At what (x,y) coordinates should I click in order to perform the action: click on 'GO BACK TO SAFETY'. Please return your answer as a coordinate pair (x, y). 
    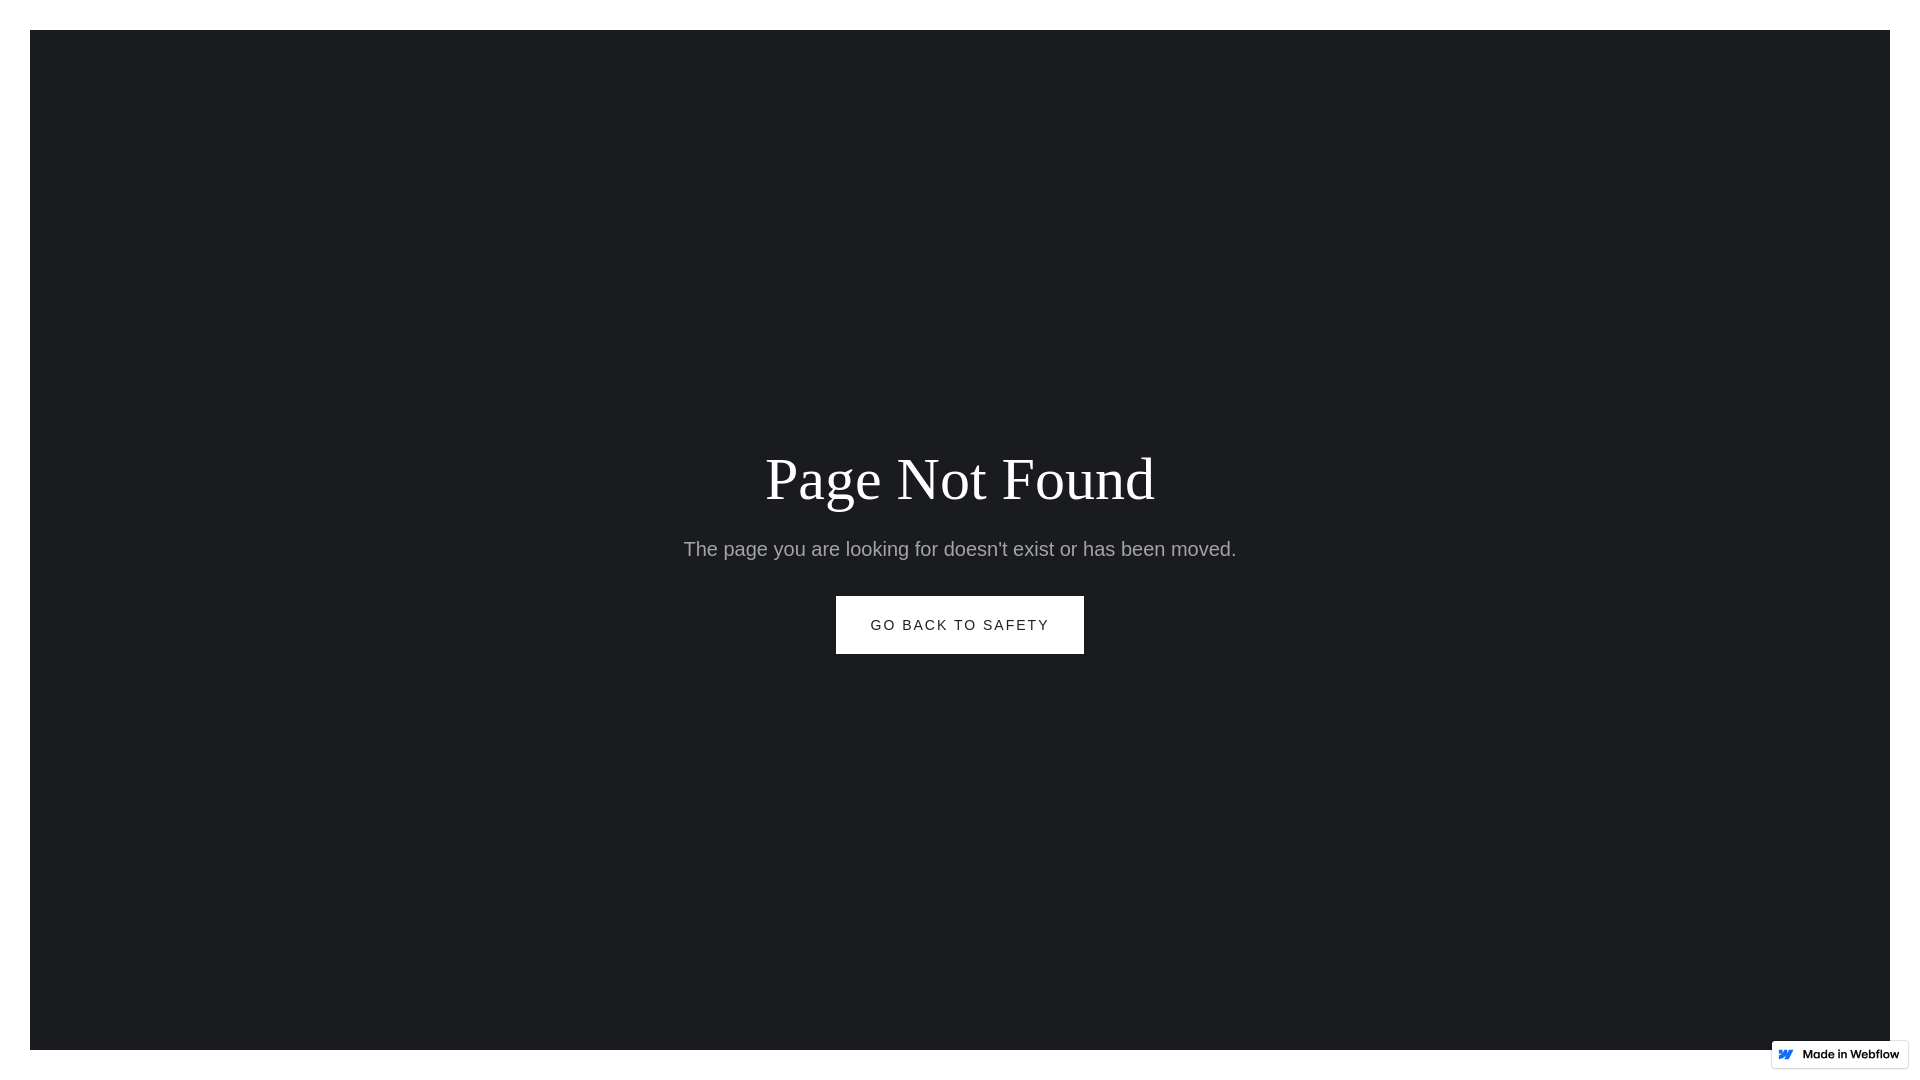
    Looking at the image, I should click on (960, 623).